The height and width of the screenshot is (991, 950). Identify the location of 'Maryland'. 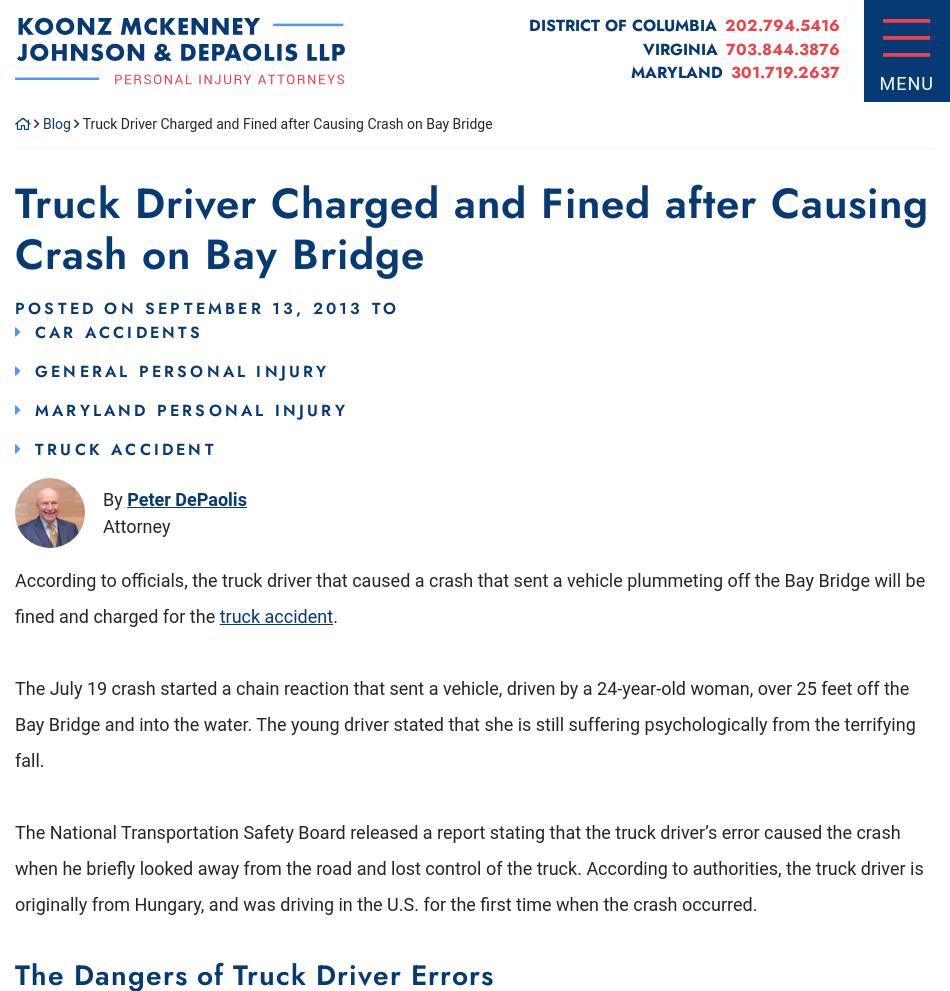
(676, 71).